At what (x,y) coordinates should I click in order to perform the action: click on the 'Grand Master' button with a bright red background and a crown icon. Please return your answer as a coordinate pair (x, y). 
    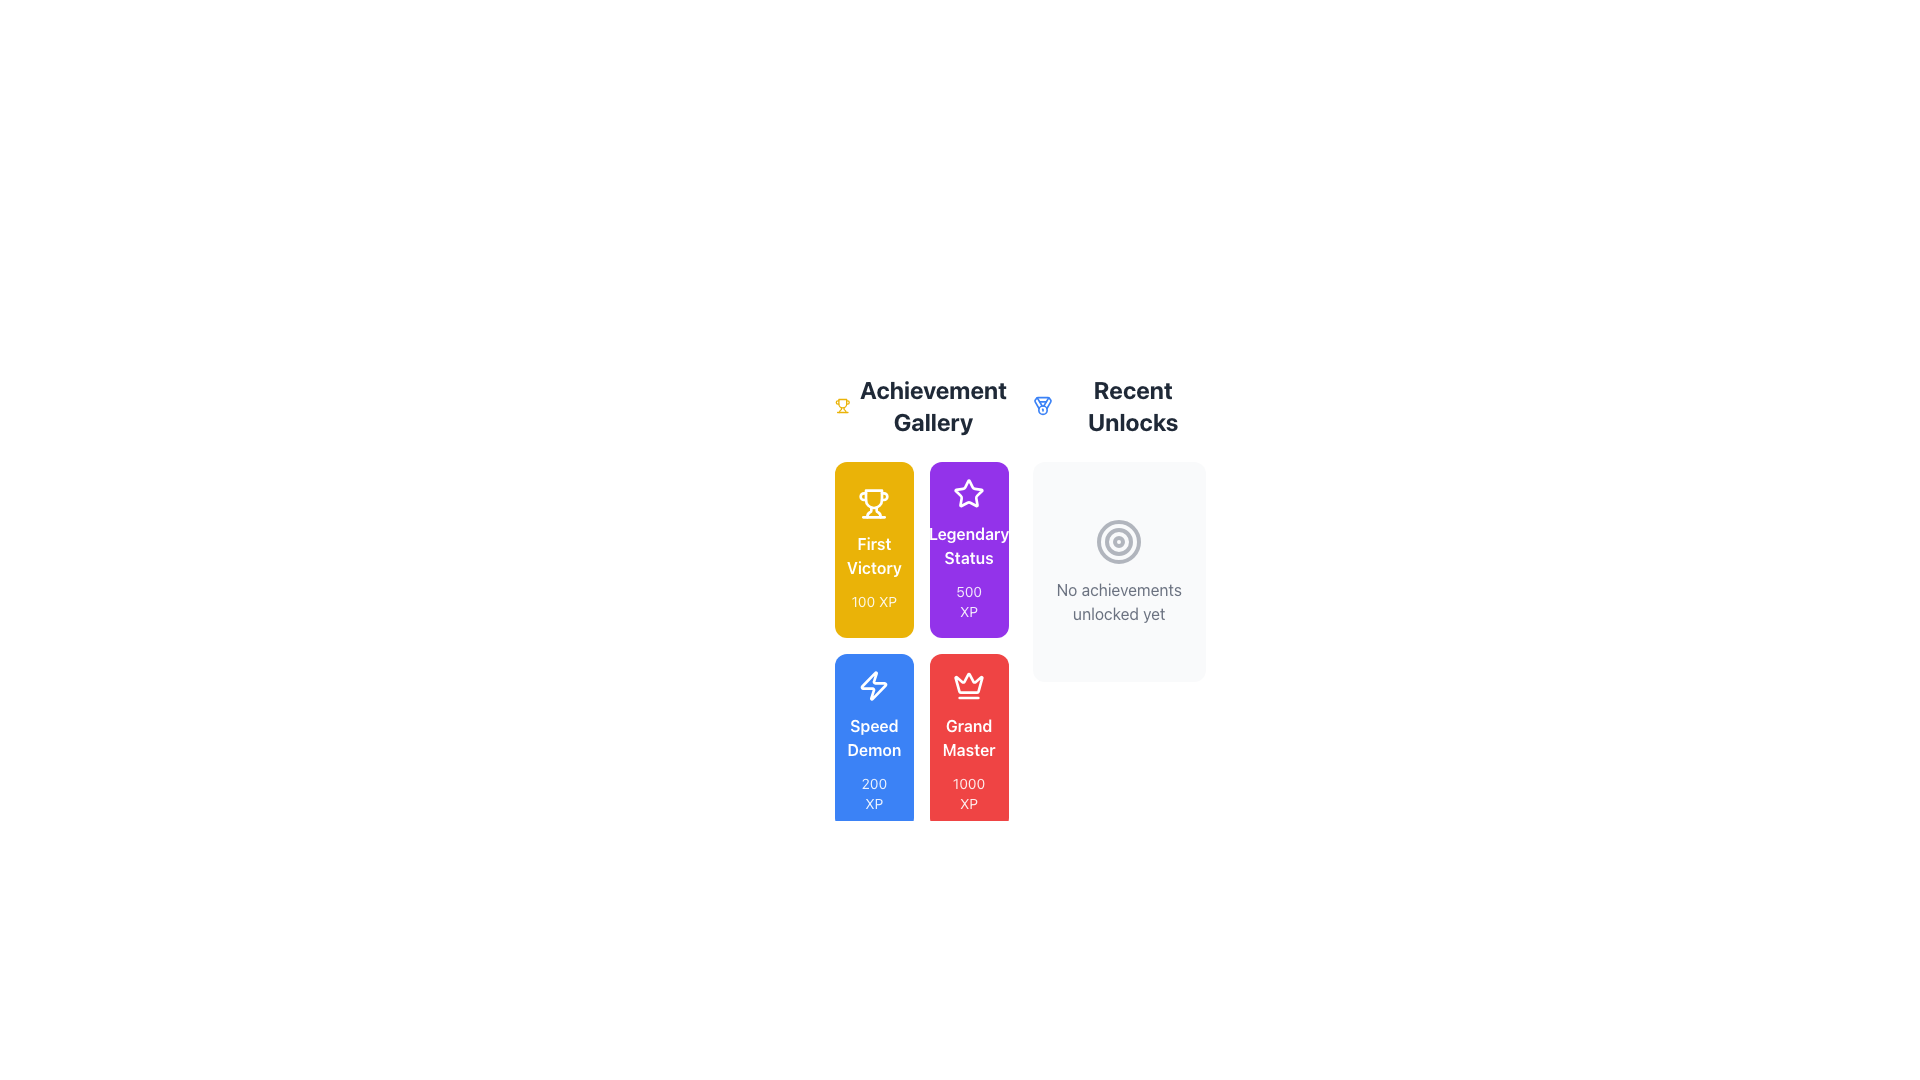
    Looking at the image, I should click on (969, 741).